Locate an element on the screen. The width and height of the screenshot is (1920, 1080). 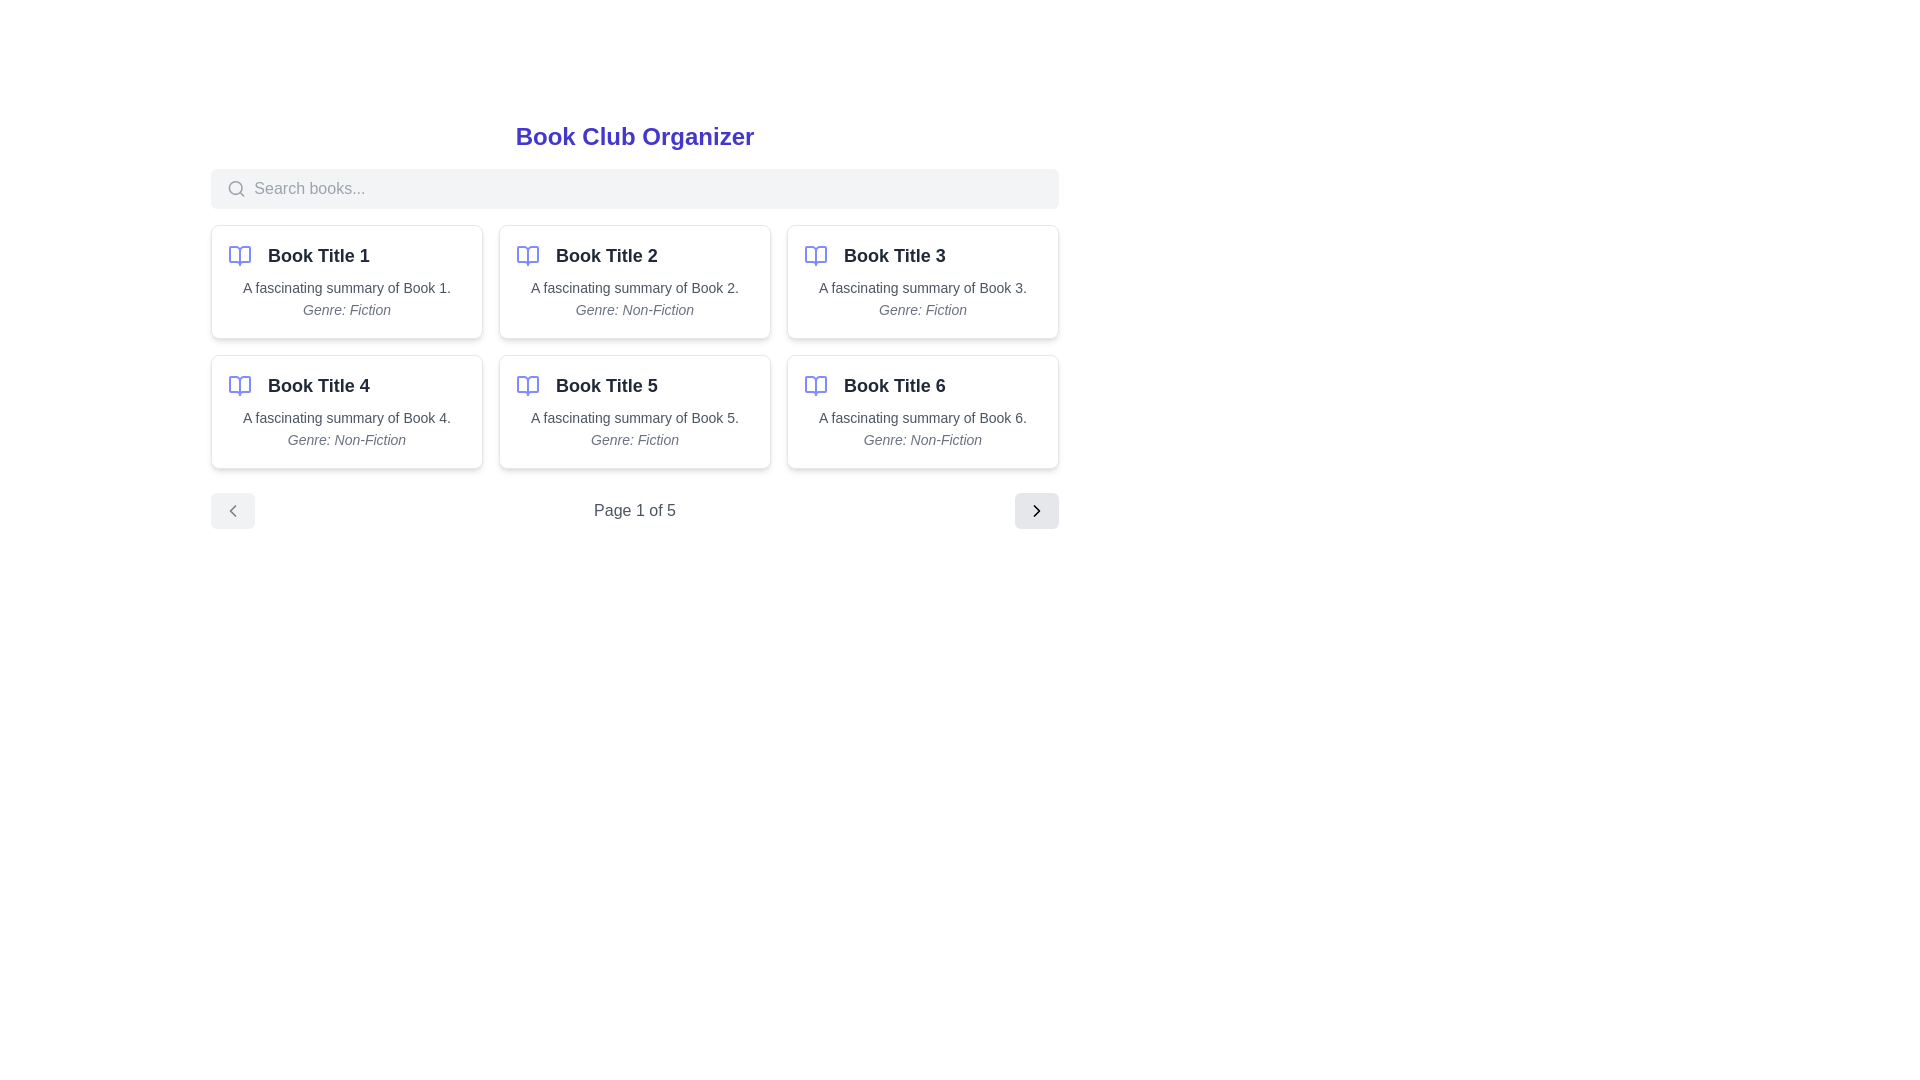
the decorative book icon located at the top-left corner of the fifth book card representing 'Book Title 5.' is located at coordinates (528, 385).